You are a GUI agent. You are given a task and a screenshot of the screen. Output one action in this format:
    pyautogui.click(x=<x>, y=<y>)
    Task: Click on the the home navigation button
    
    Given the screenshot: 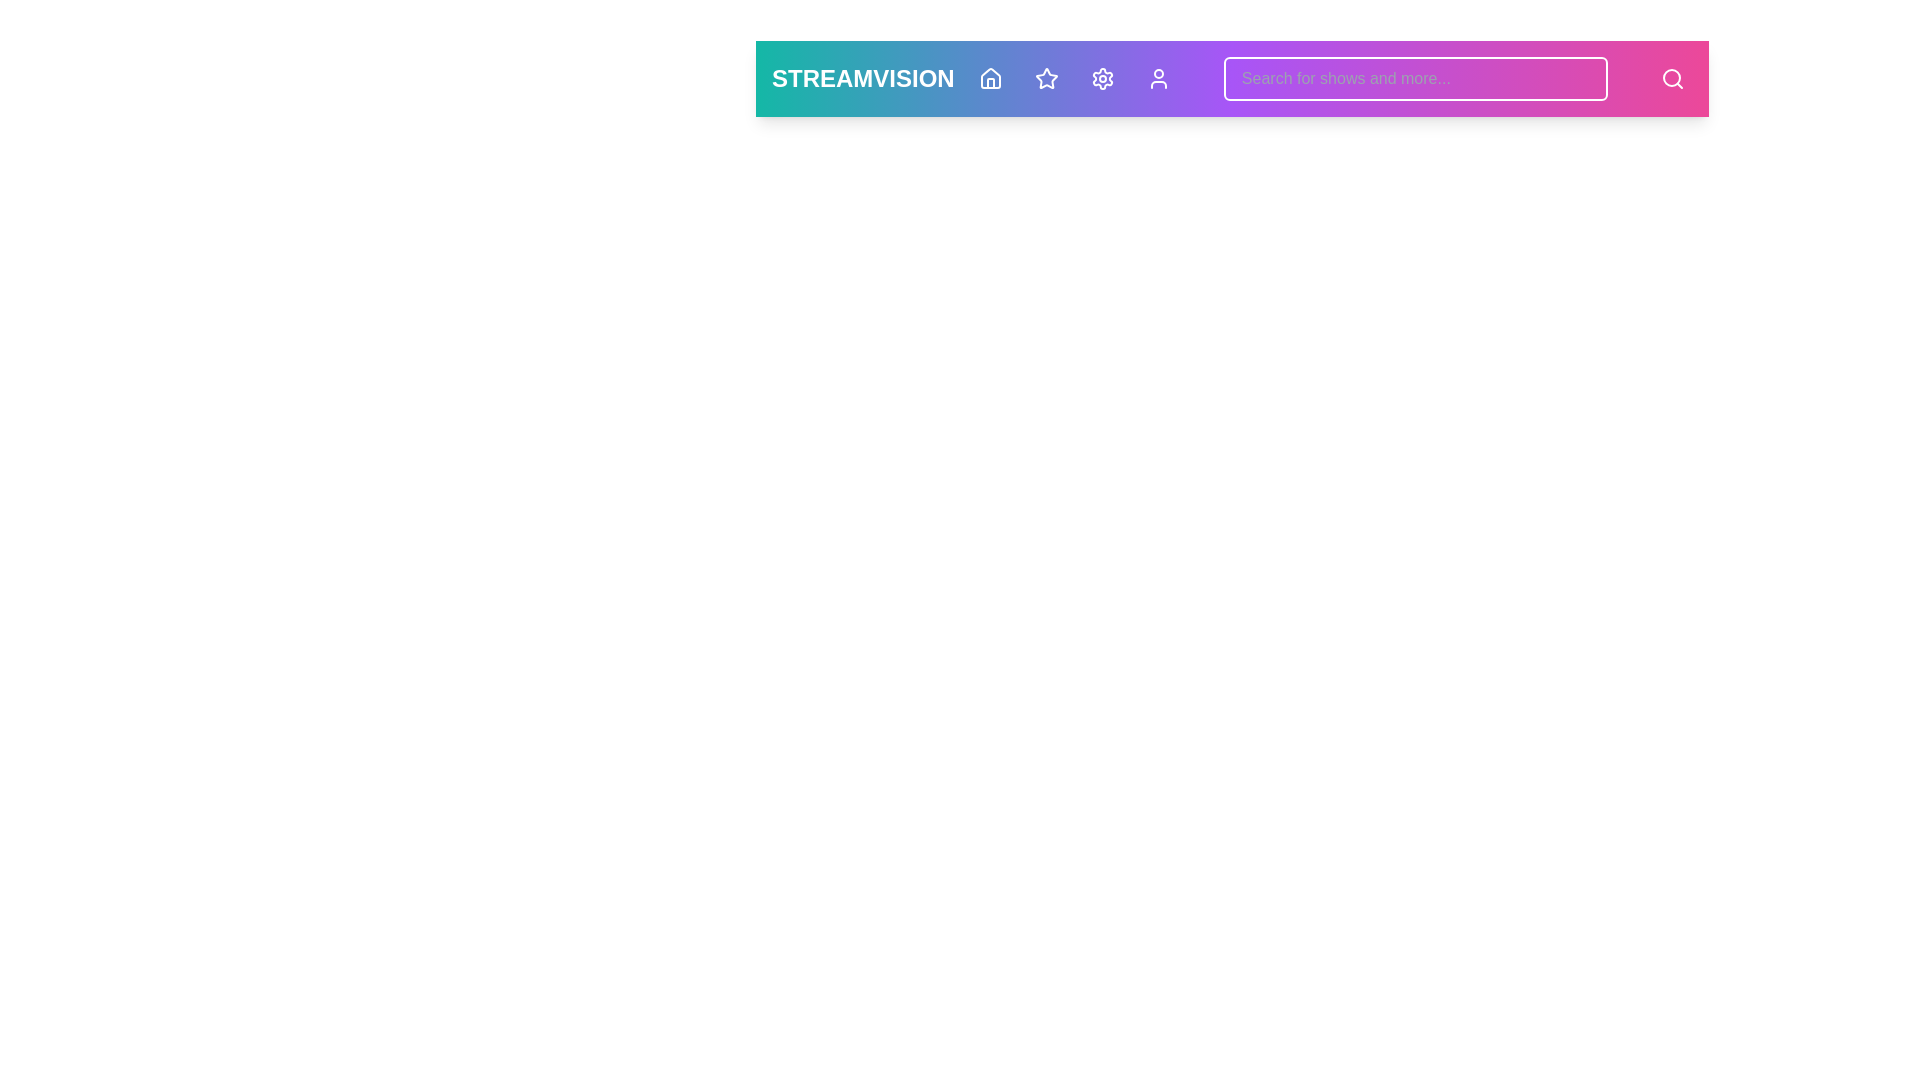 What is the action you would take?
    pyautogui.click(x=990, y=77)
    